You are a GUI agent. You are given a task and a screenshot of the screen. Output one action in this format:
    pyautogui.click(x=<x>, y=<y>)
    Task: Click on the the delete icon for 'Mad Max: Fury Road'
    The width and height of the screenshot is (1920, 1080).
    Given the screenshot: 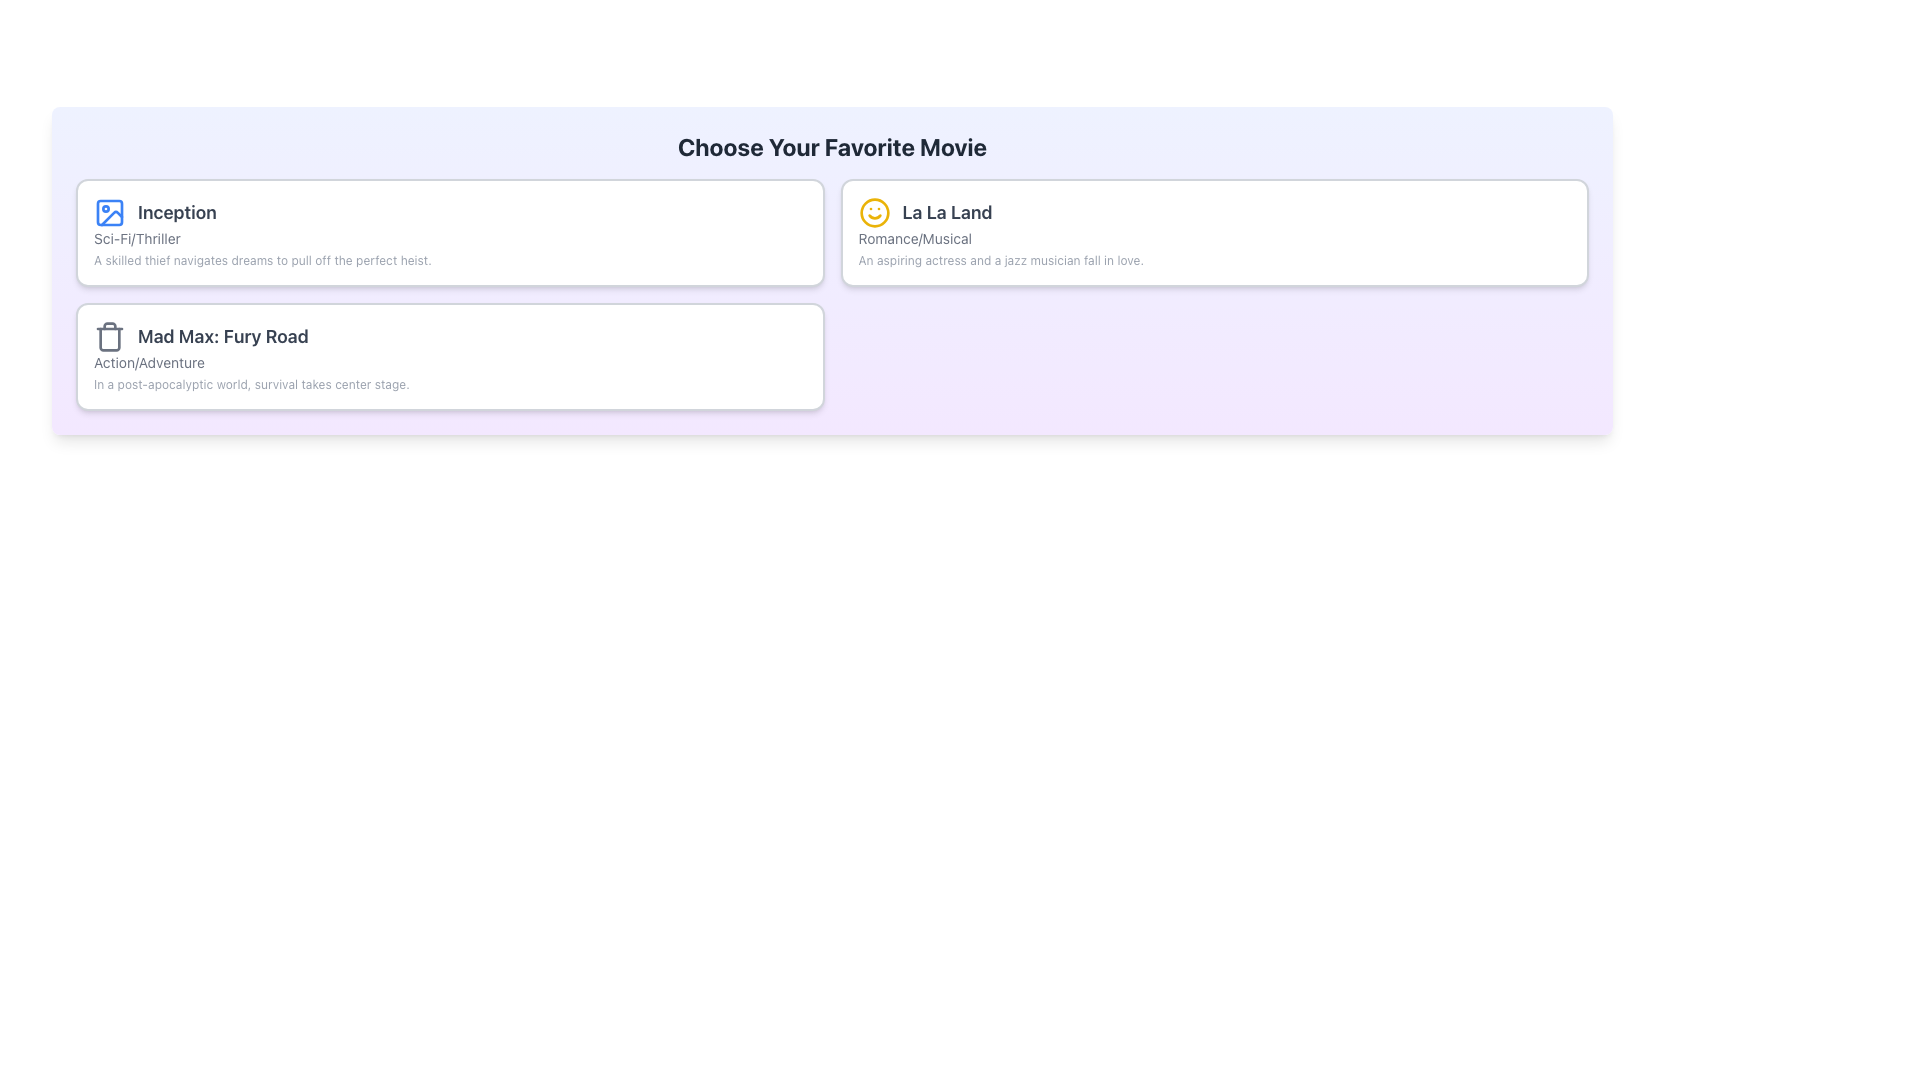 What is the action you would take?
    pyautogui.click(x=109, y=335)
    